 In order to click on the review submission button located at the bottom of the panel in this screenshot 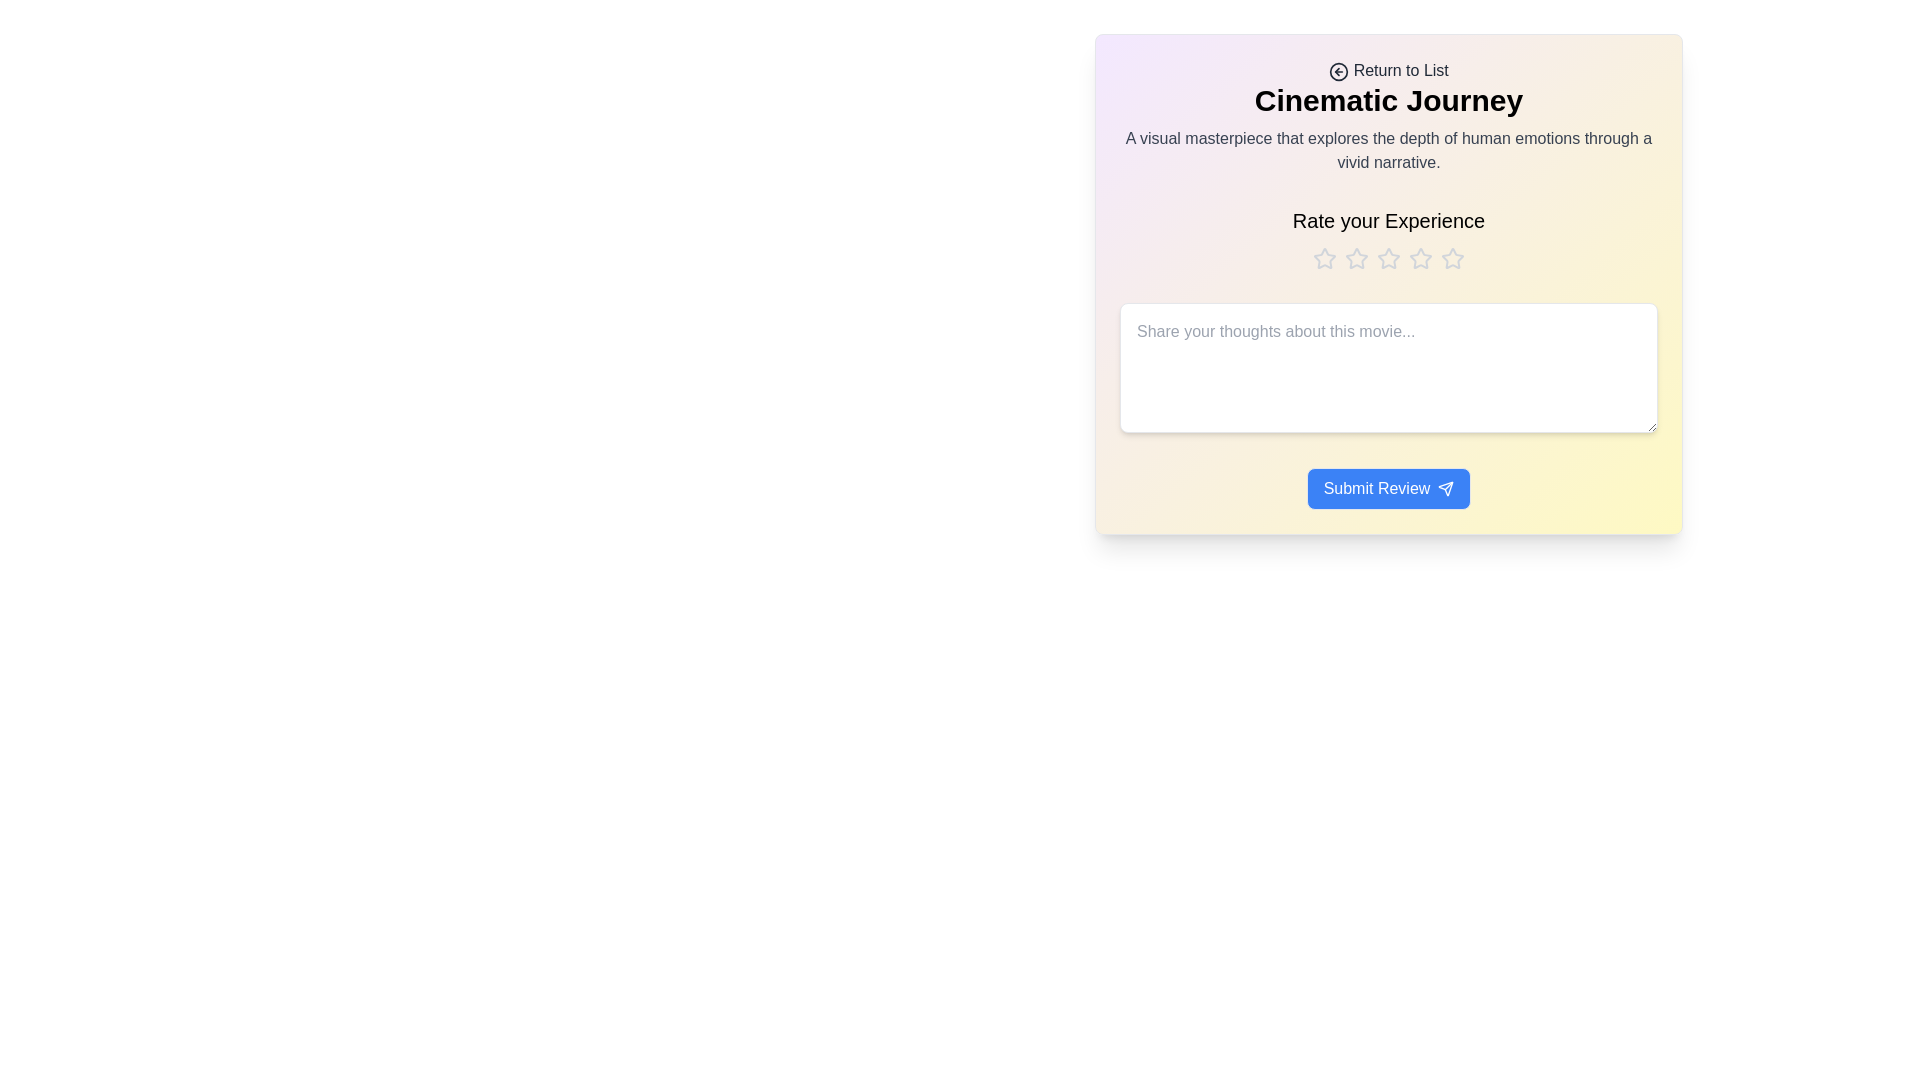, I will do `click(1387, 482)`.